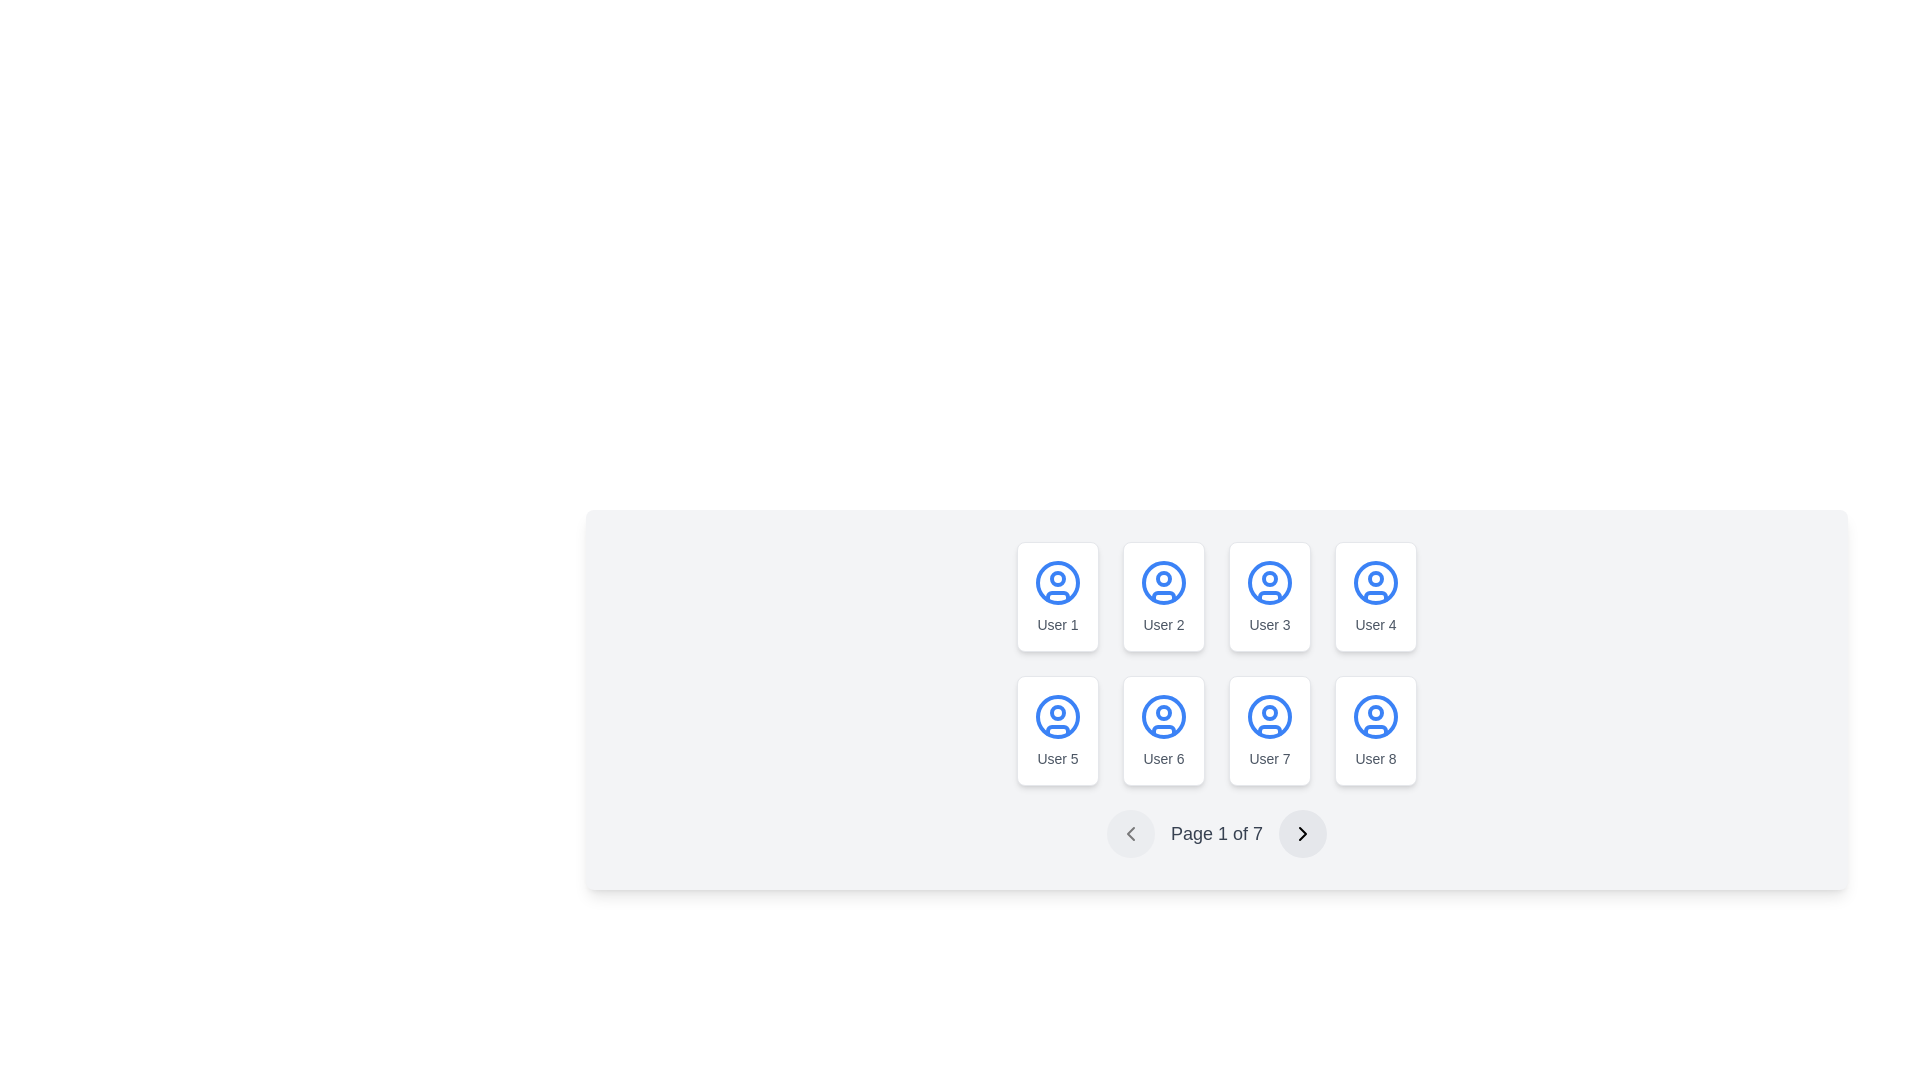 This screenshot has width=1920, height=1080. What do you see at coordinates (1163, 595) in the screenshot?
I see `the lower section of the user icon, which represents the neck area of the user shape in the second position of the top row within a grid of user icons` at bounding box center [1163, 595].